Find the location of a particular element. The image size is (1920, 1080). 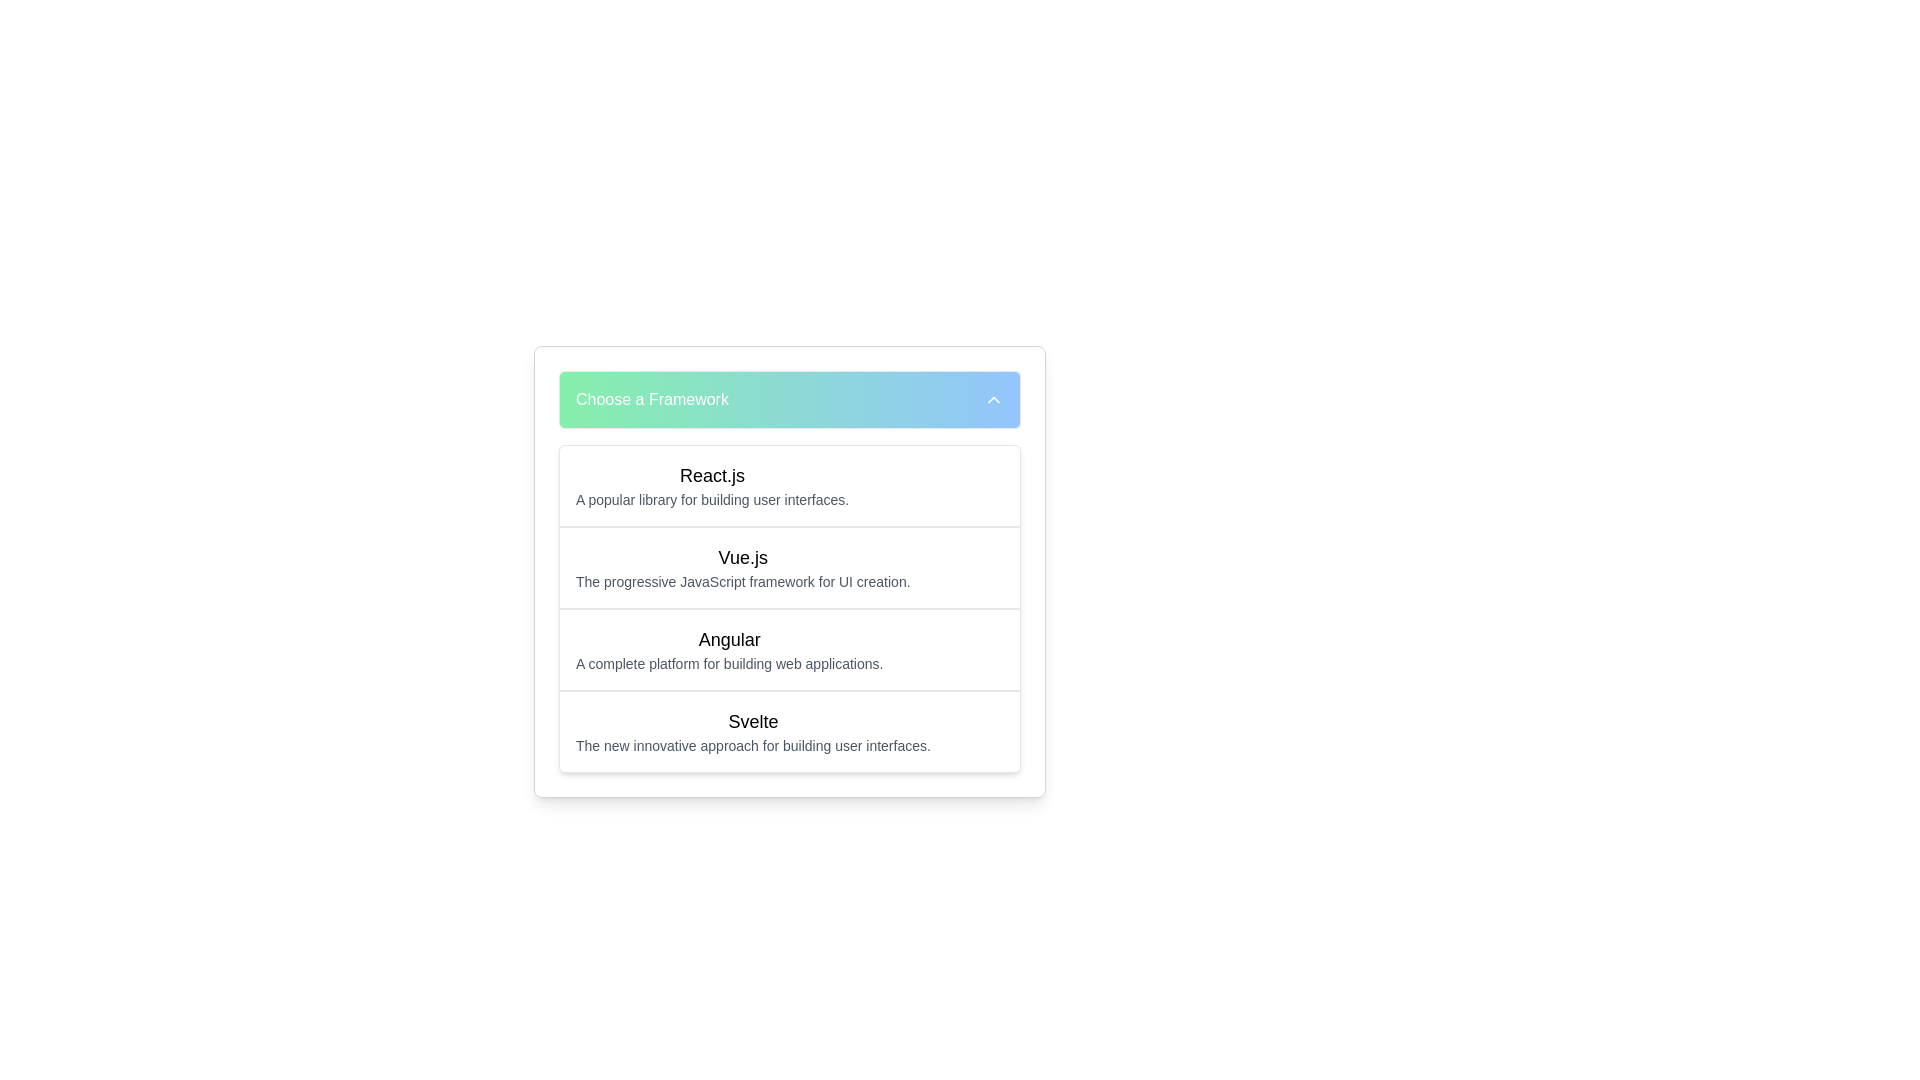

the informational section describing the Vue.js framework, which is the second item in the list of frameworks, located below 'React.js' and above 'Angular' is located at coordinates (789, 567).